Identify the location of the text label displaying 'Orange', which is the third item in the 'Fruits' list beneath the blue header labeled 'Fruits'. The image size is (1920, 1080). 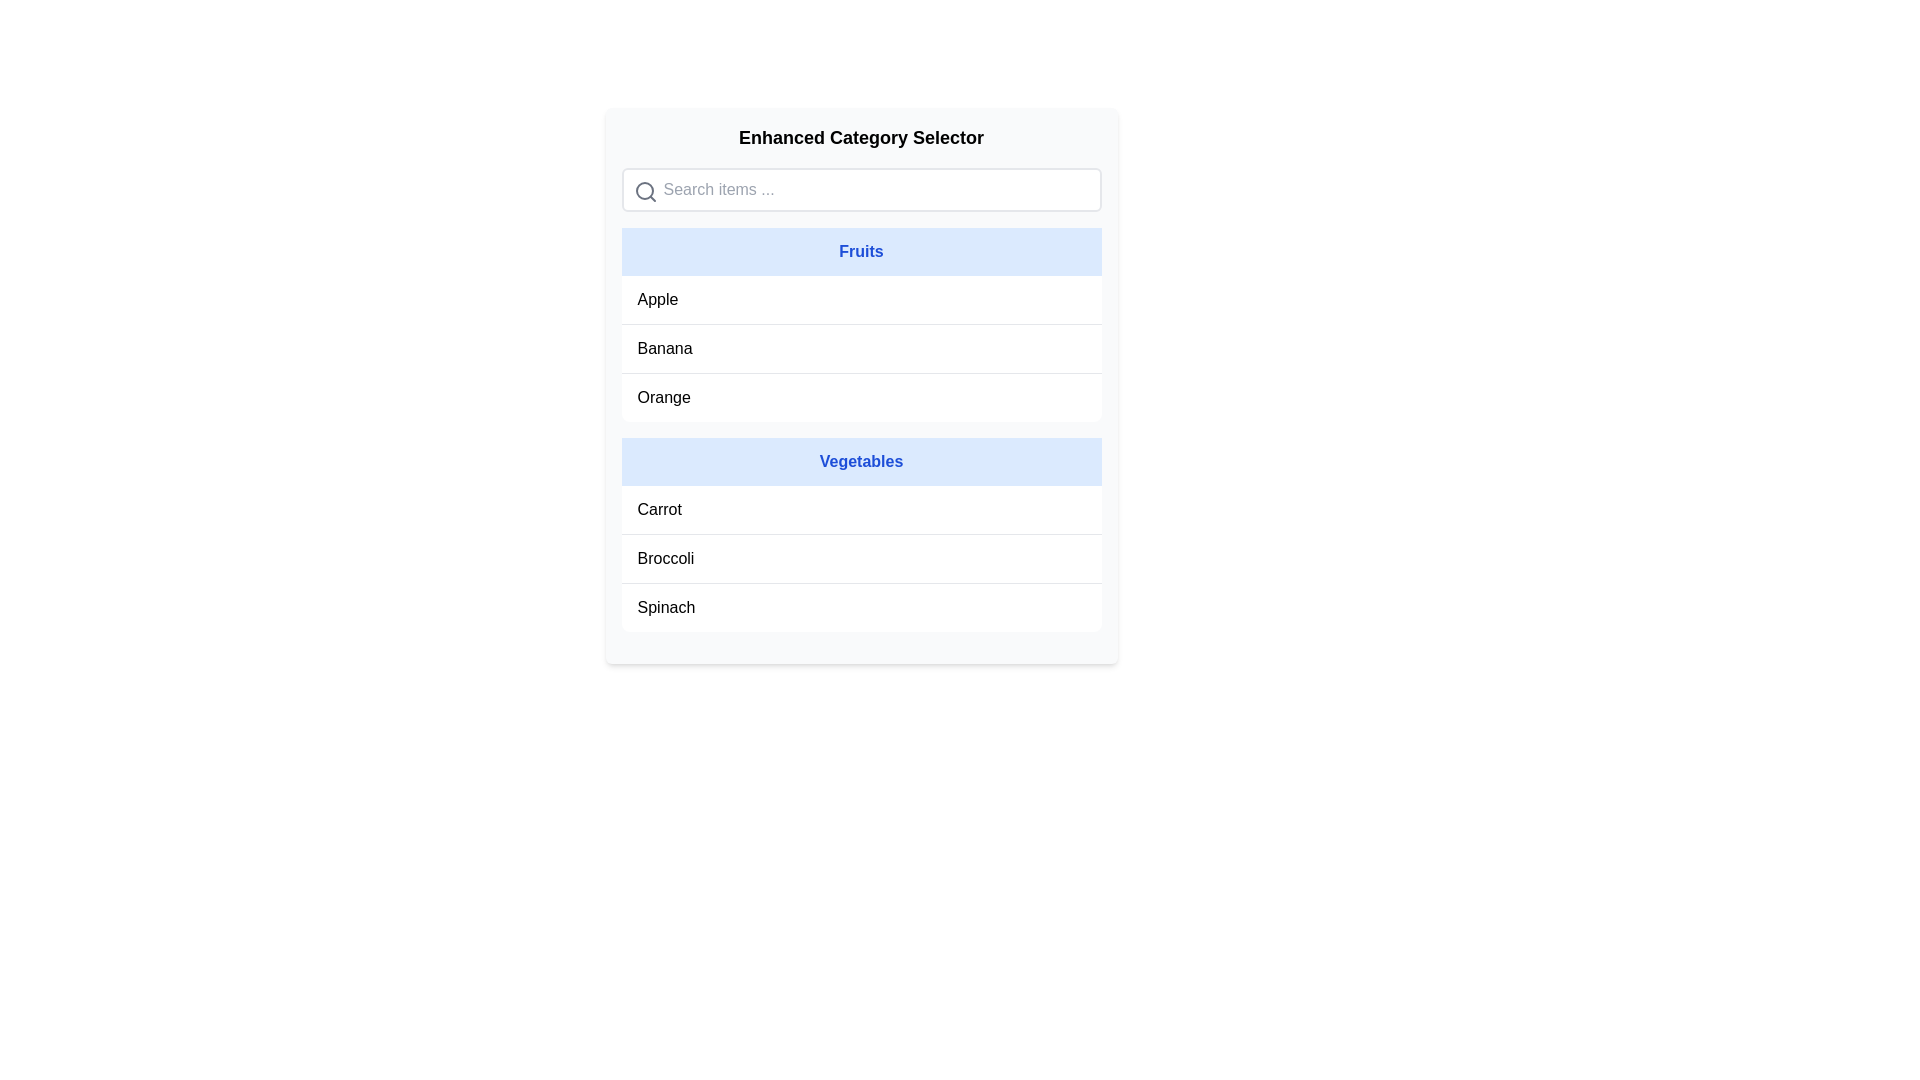
(664, 397).